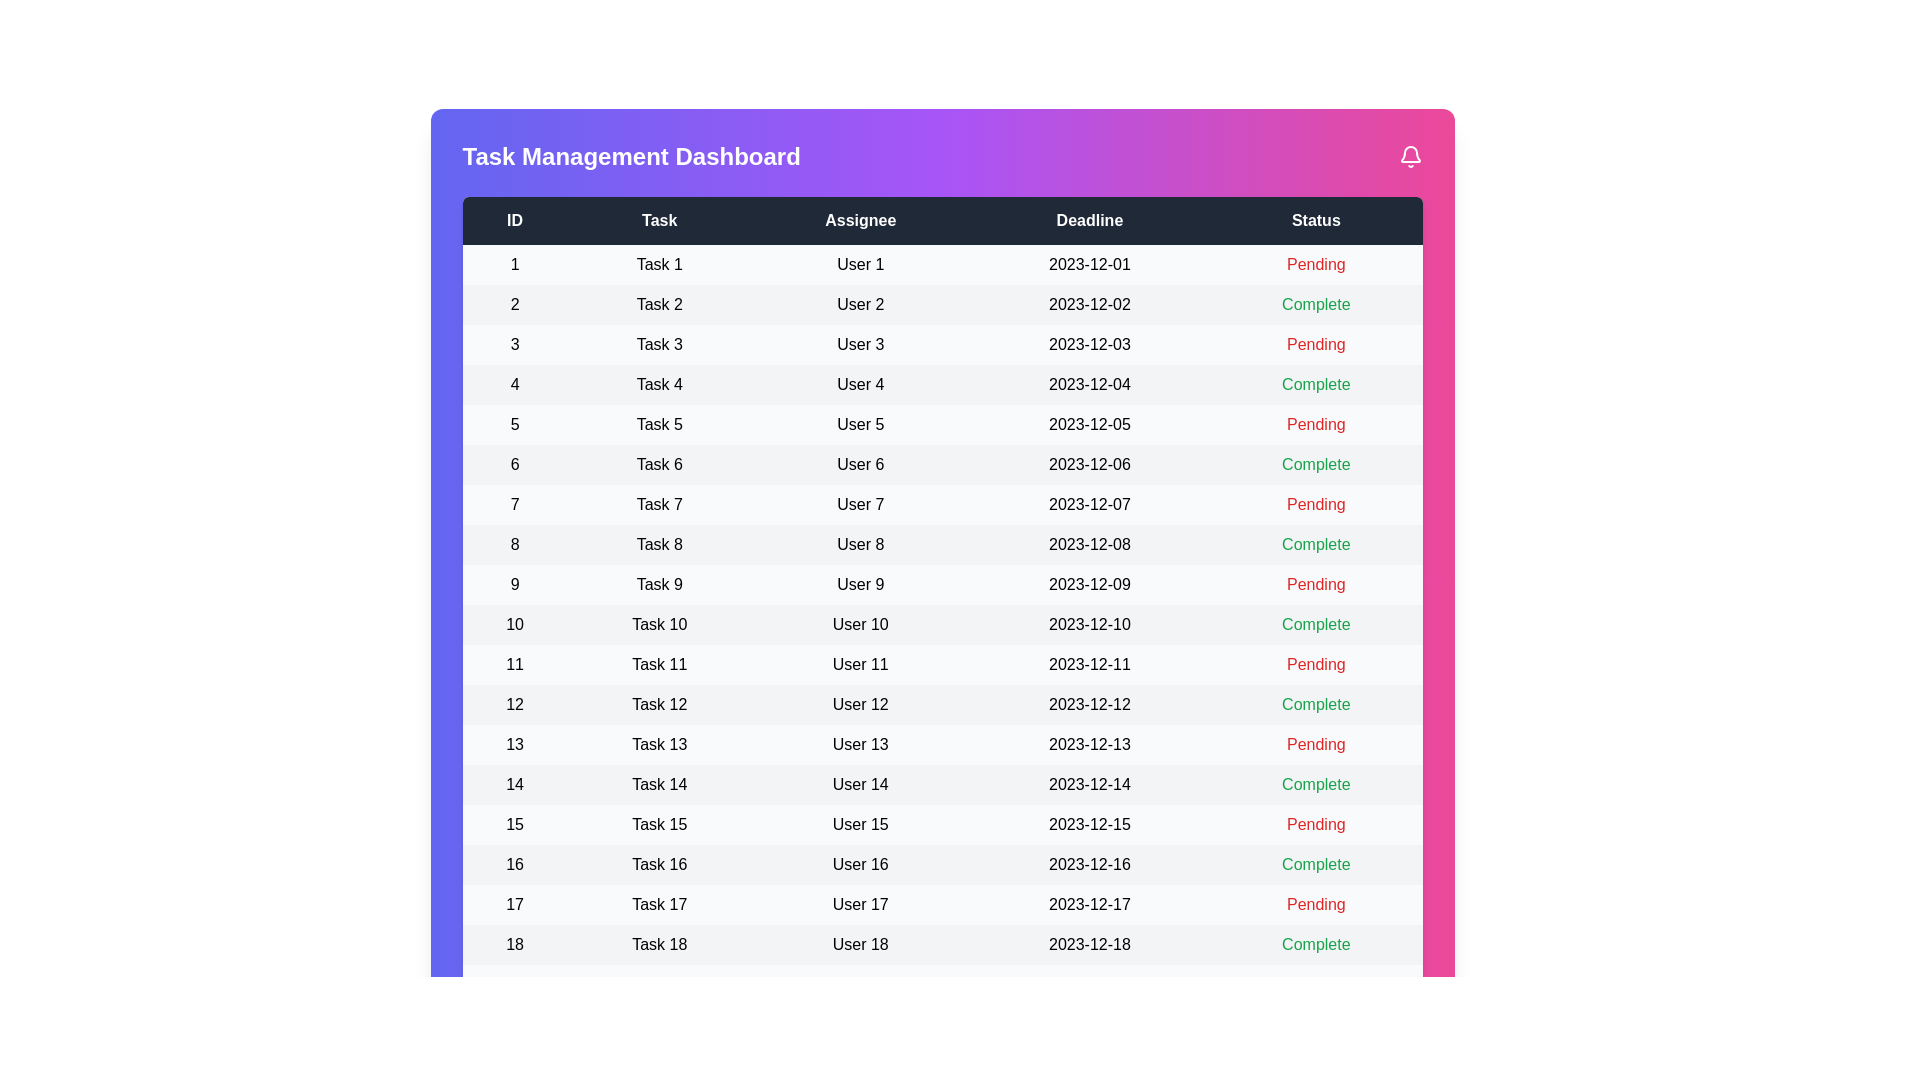 This screenshot has width=1920, height=1080. What do you see at coordinates (515, 220) in the screenshot?
I see `the column header labeled 'ID' to sort the table by that column` at bounding box center [515, 220].